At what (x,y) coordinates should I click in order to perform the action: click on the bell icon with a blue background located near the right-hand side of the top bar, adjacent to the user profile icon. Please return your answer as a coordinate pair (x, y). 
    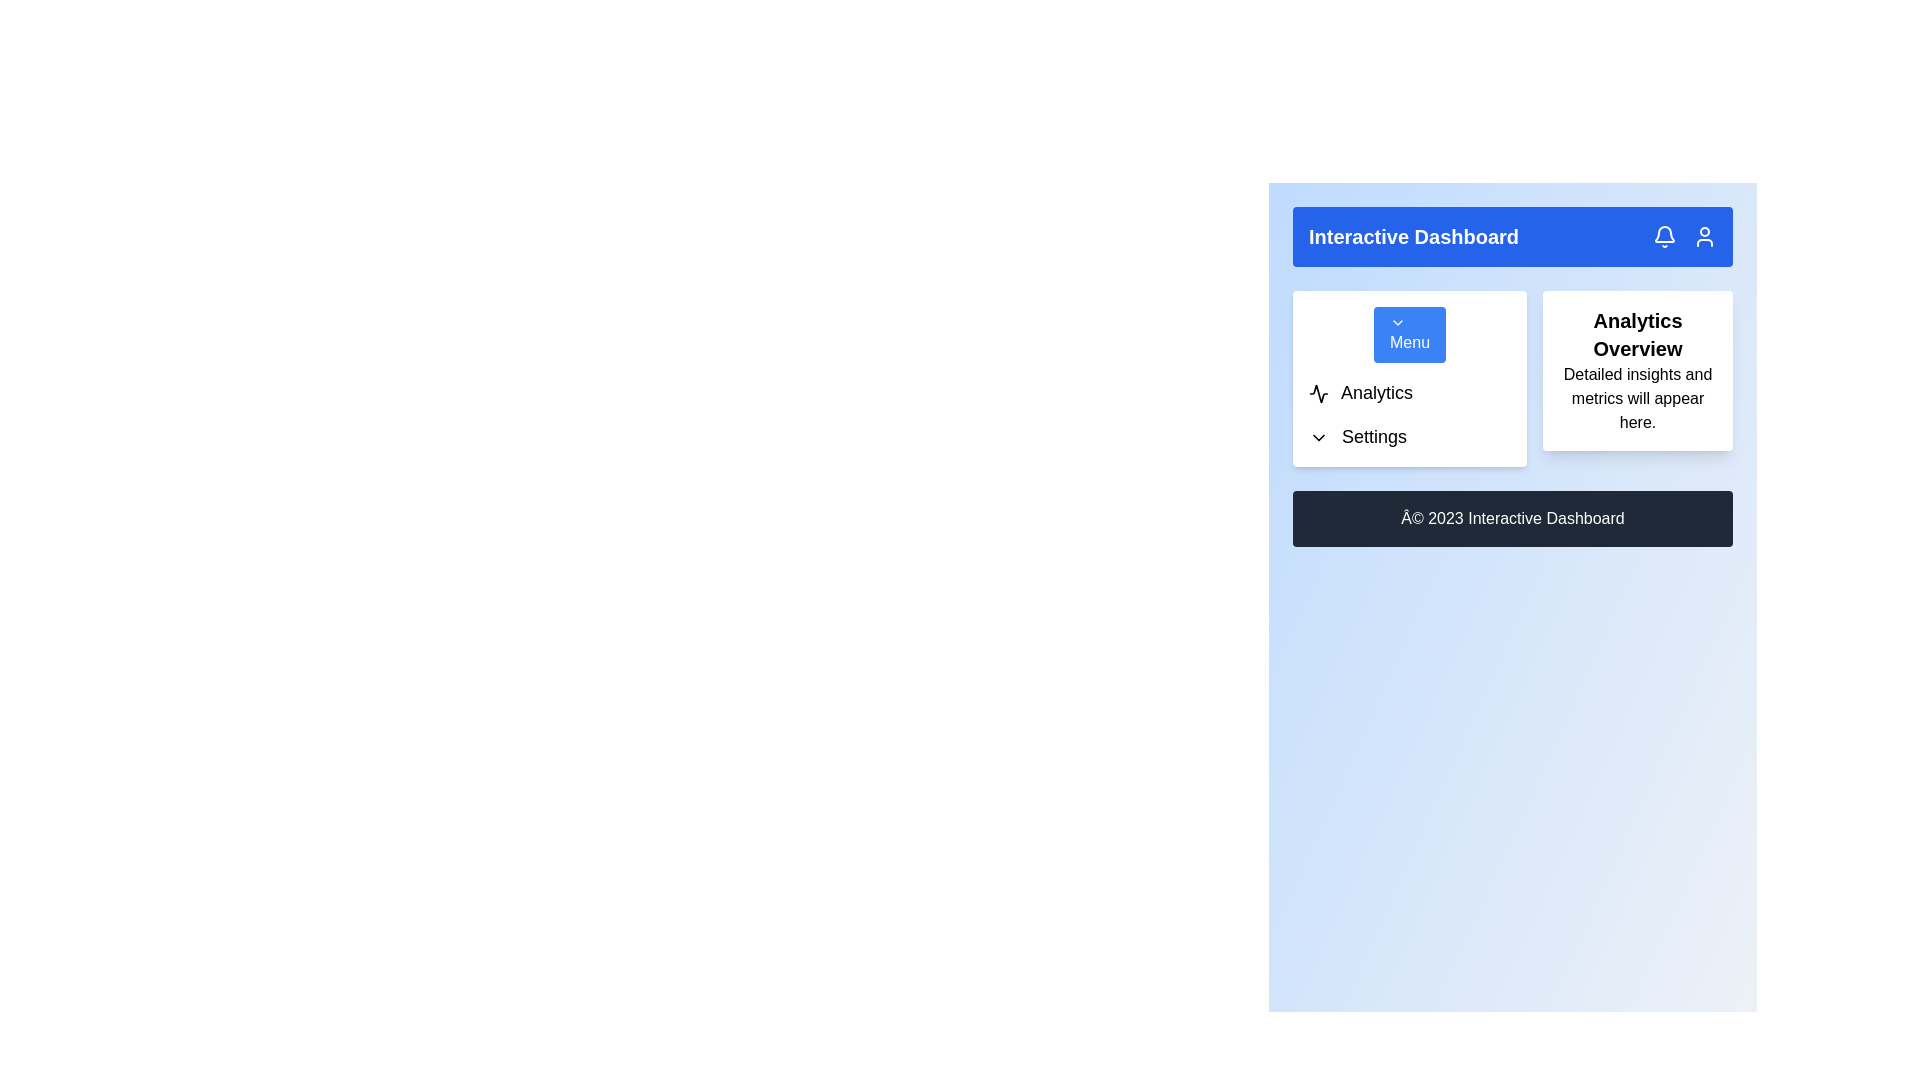
    Looking at the image, I should click on (1665, 235).